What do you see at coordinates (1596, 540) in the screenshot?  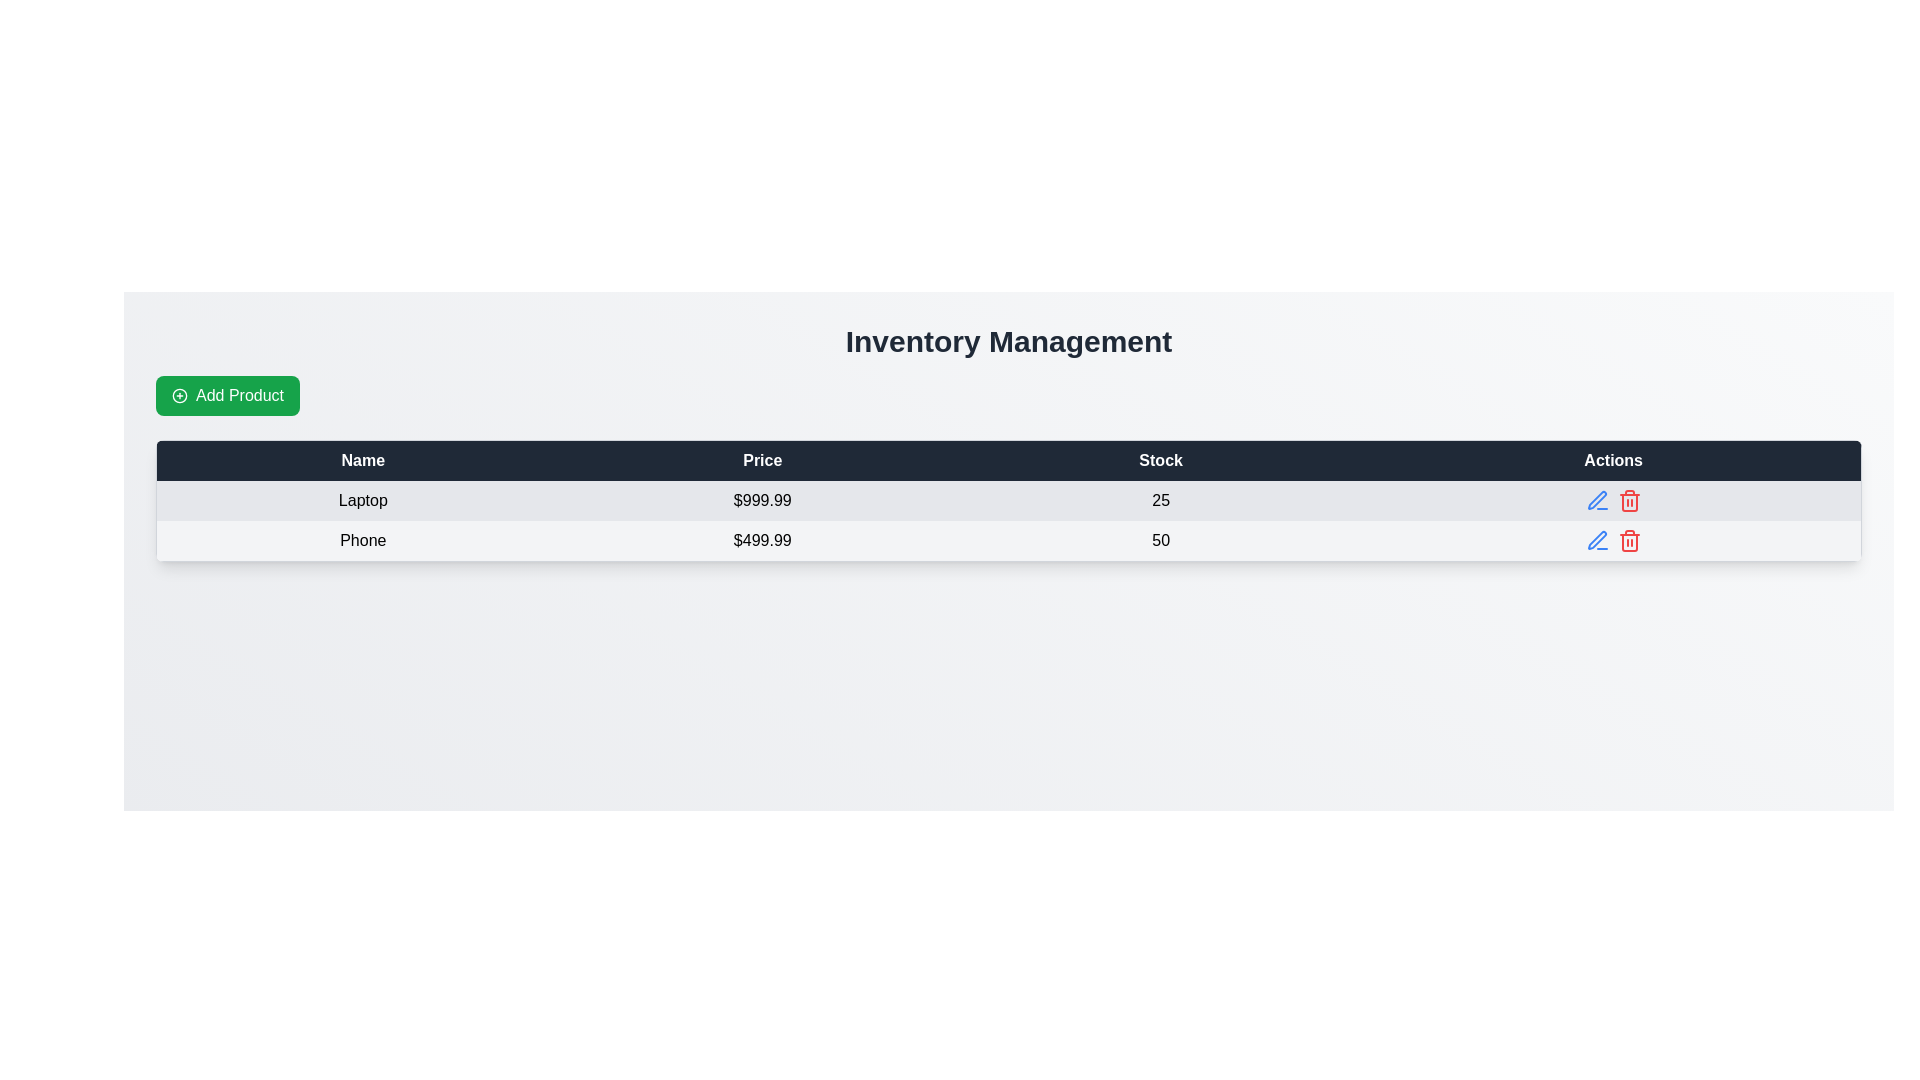 I see `the action button located in the second row under the 'Actions' column` at bounding box center [1596, 540].